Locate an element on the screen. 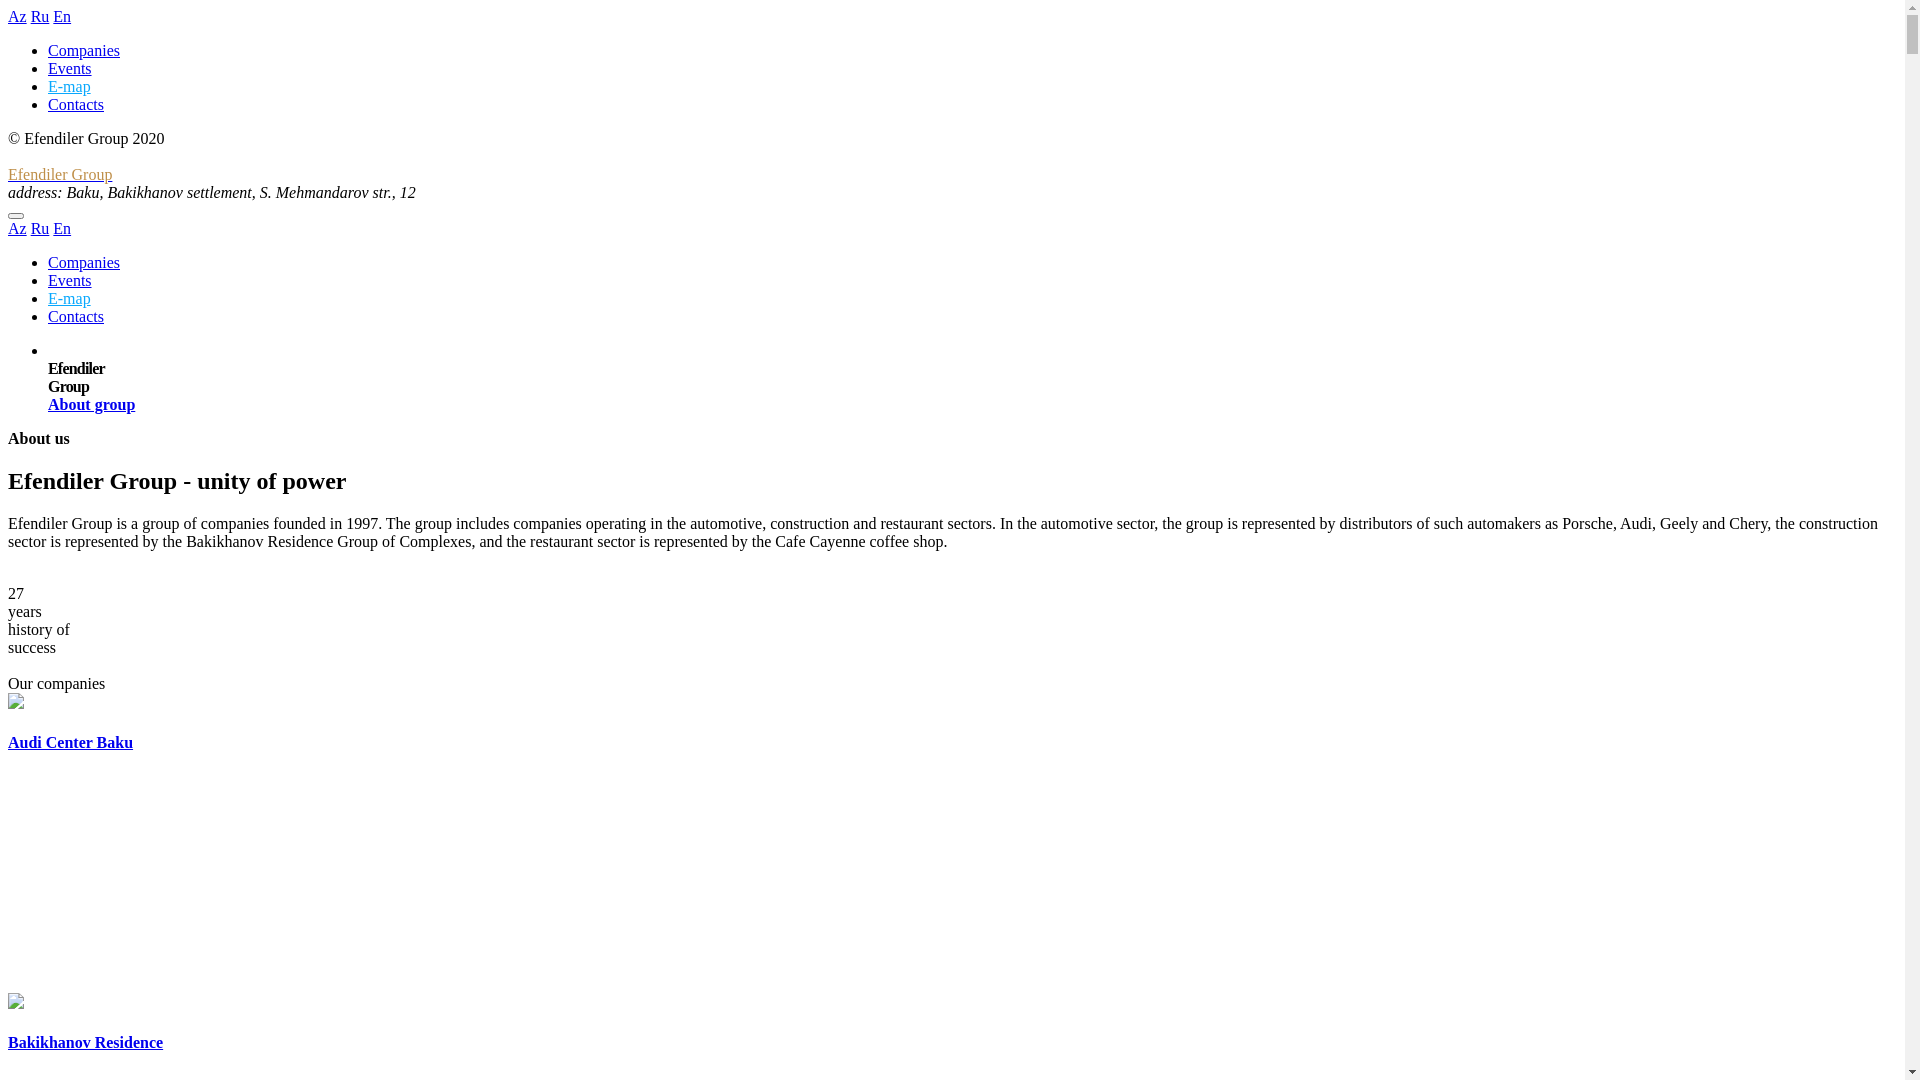 This screenshot has height=1080, width=1920. 'E-map' is located at coordinates (69, 85).